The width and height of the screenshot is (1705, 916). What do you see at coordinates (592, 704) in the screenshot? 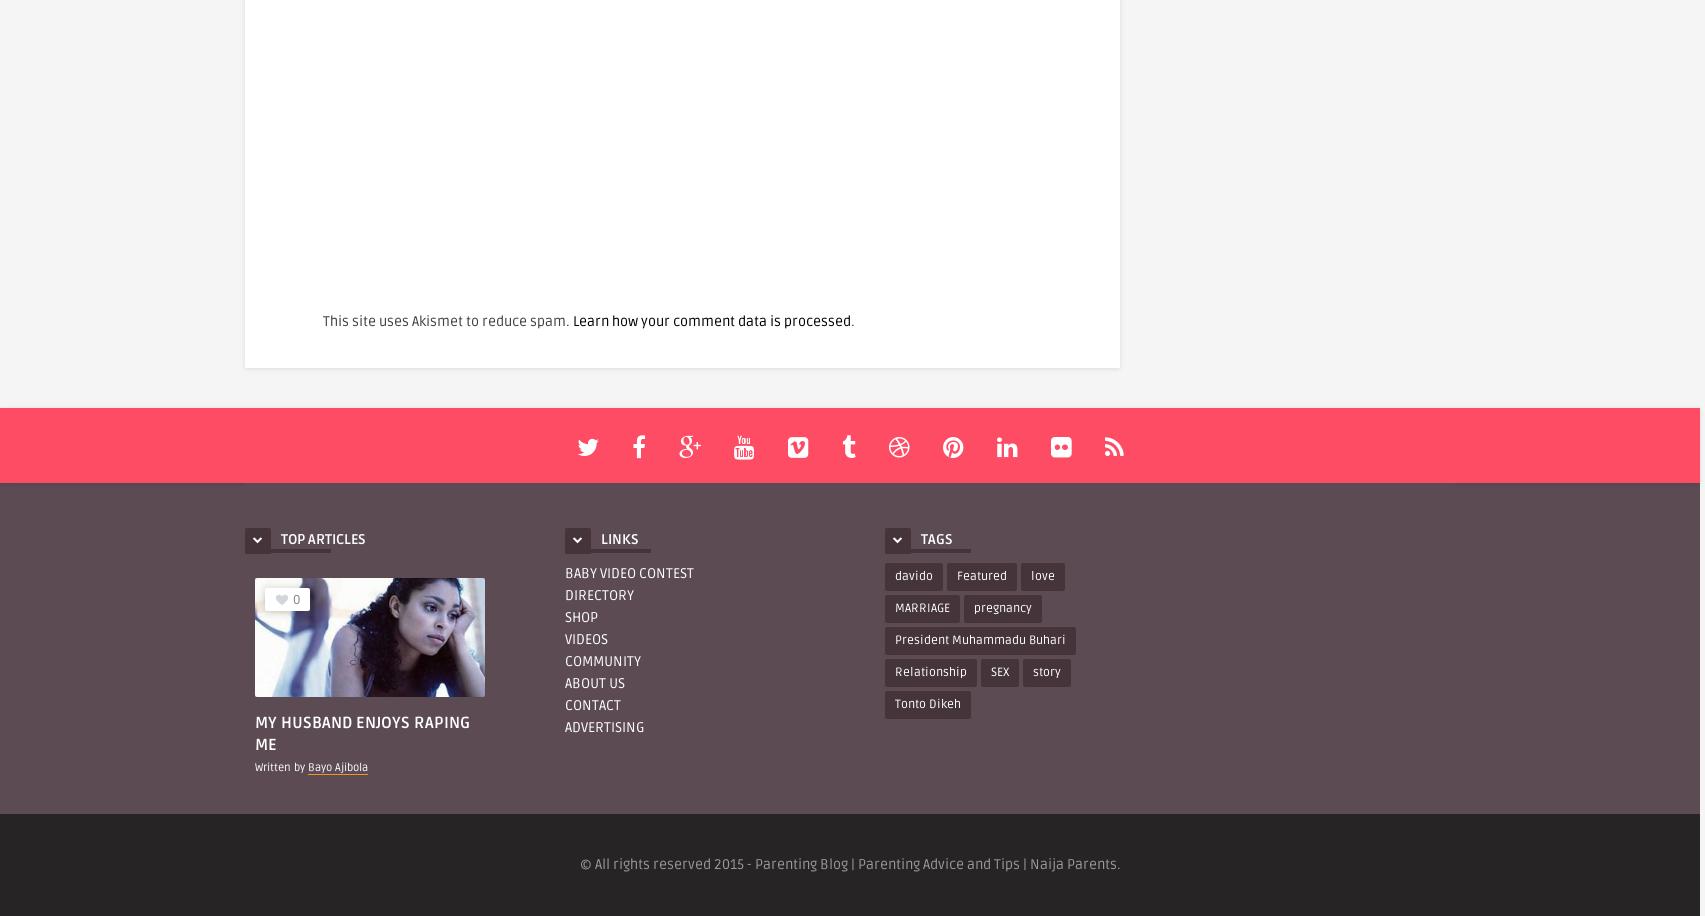
I see `'CONTACT'` at bounding box center [592, 704].